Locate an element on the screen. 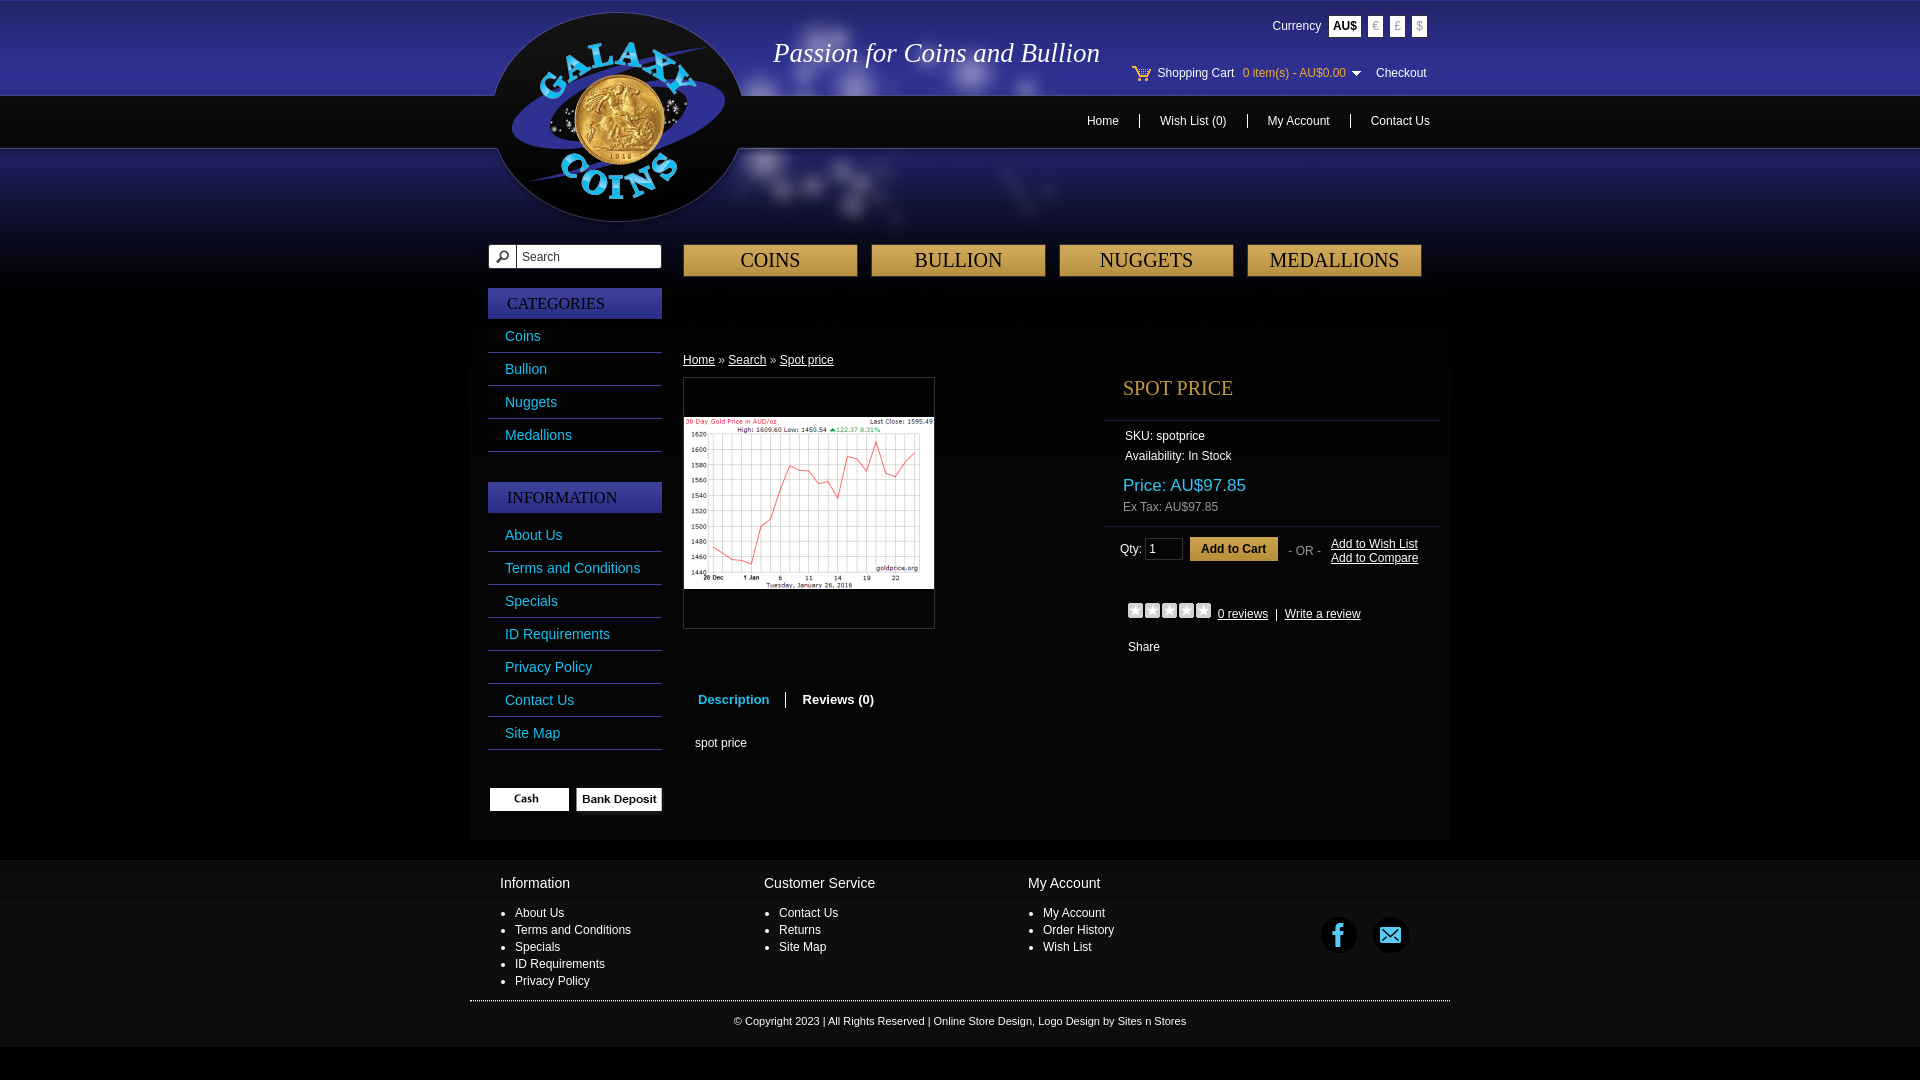  'Coins' is located at coordinates (523, 334).